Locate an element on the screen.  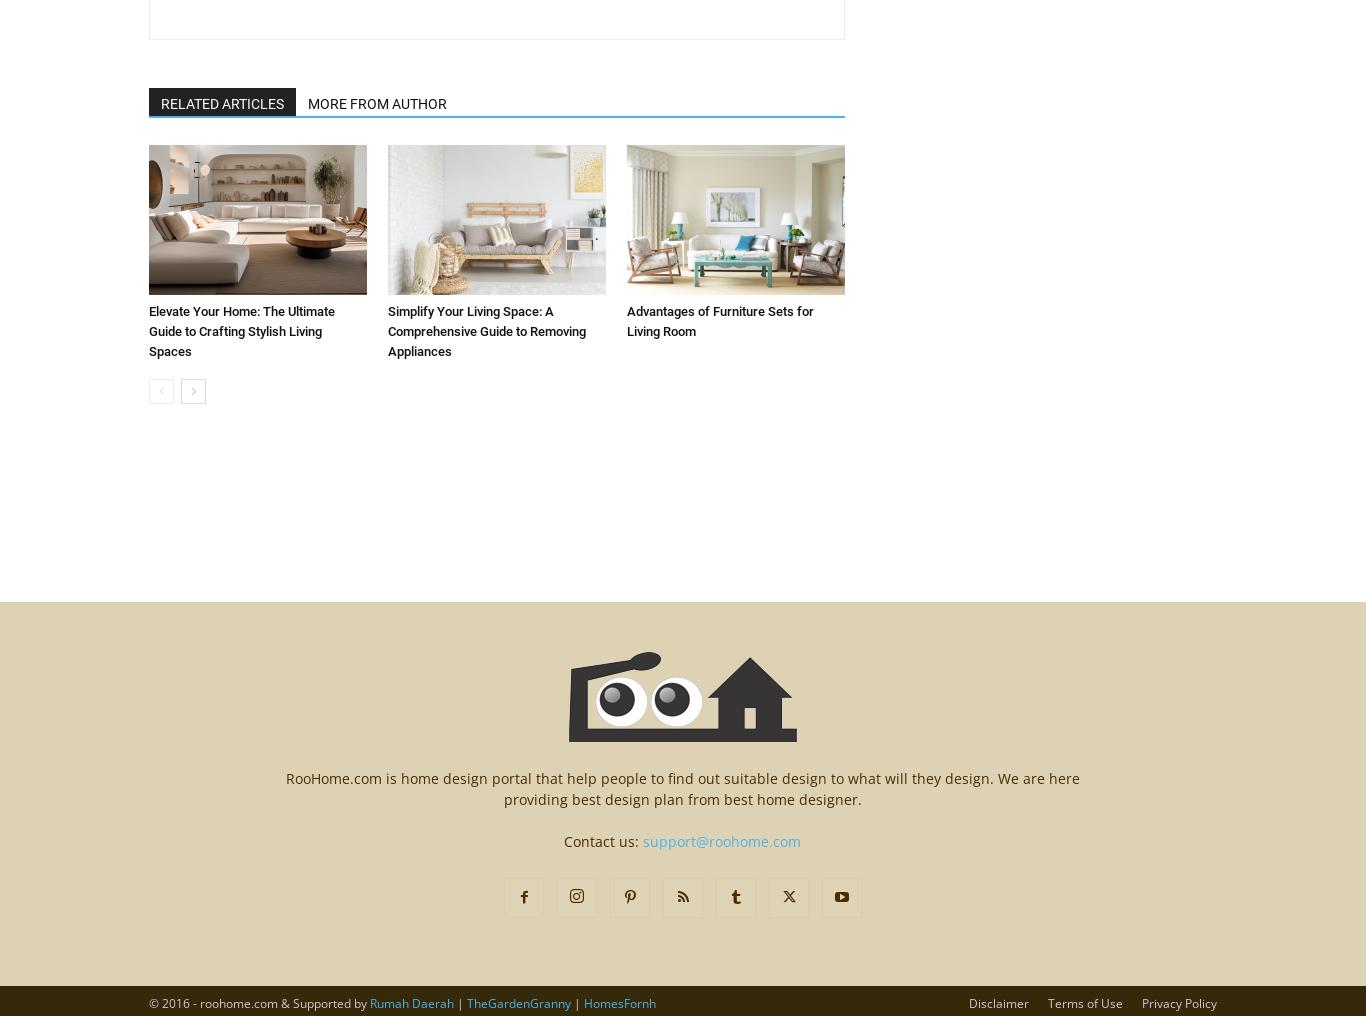
'MORE FROM AUTHOR' is located at coordinates (376, 104).